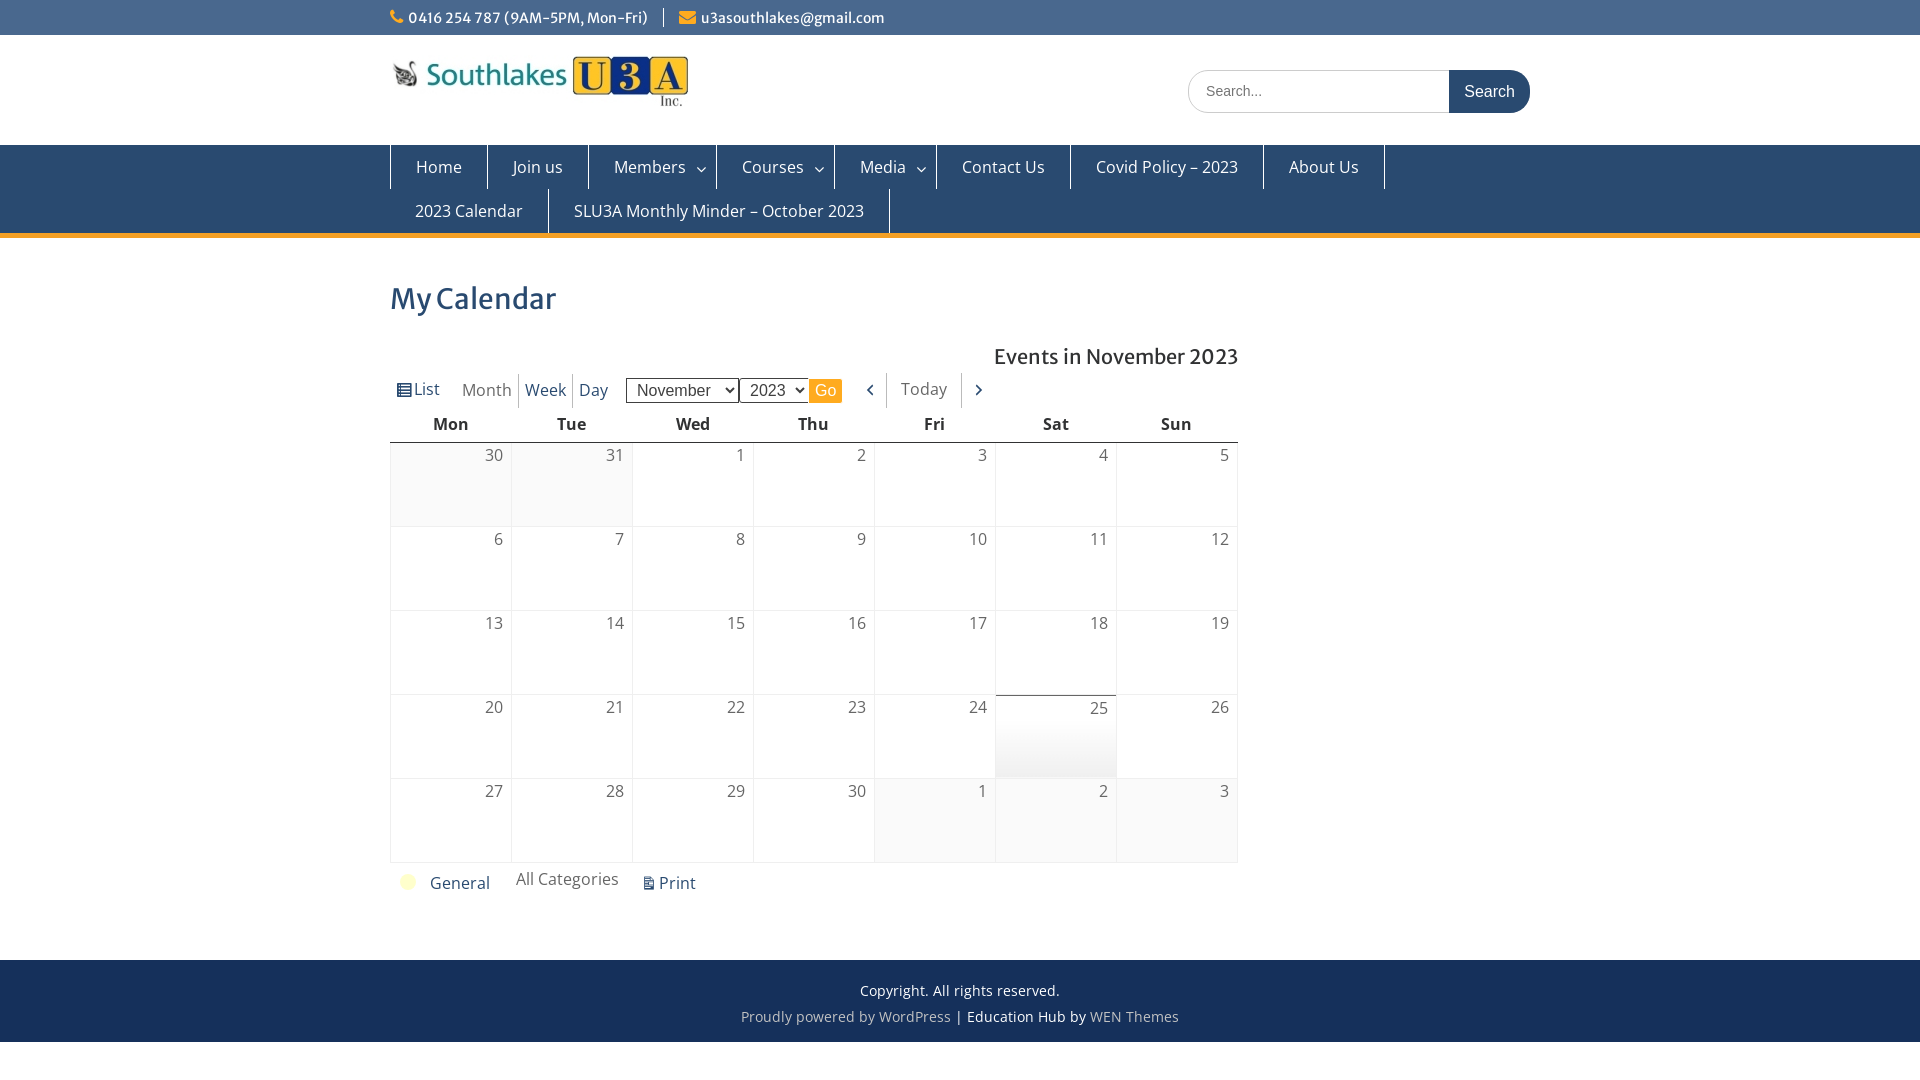 This screenshot has height=1080, width=1920. Describe the element at coordinates (825, 390) in the screenshot. I see `'Go'` at that location.